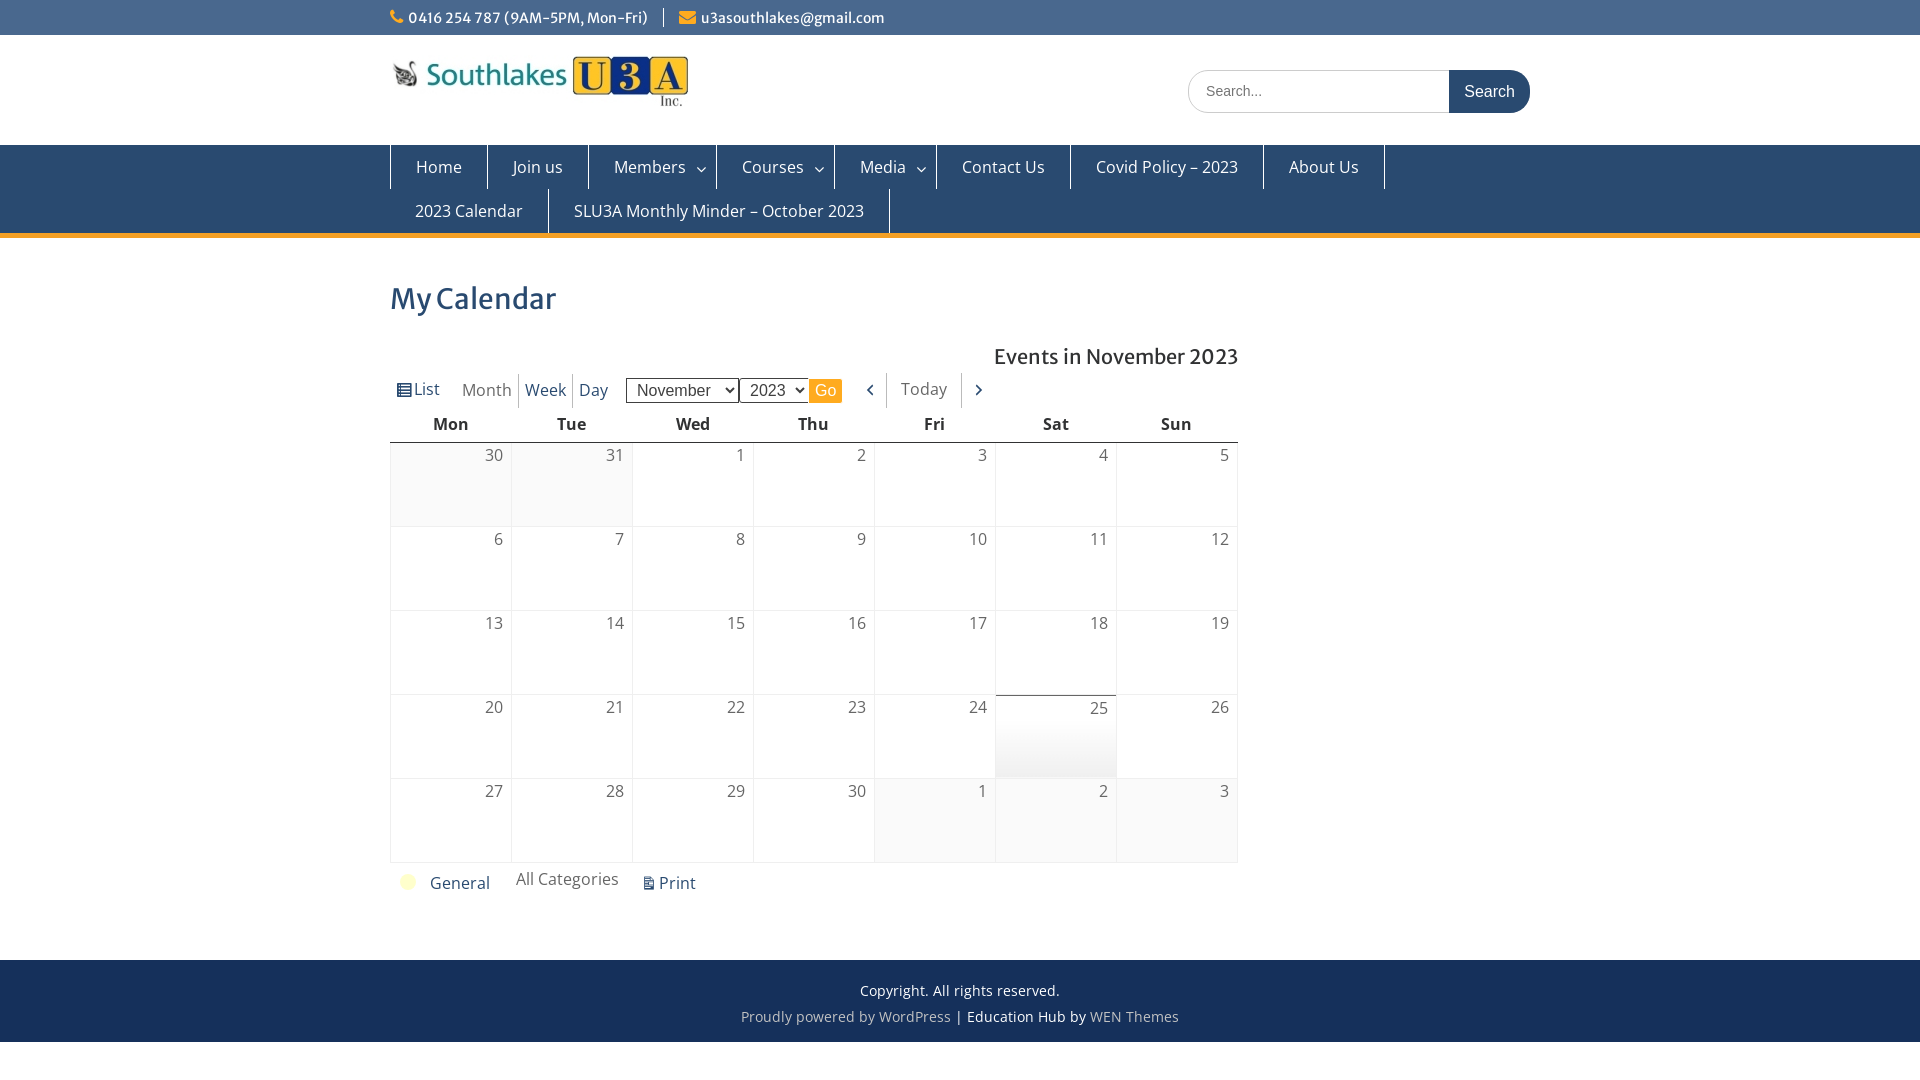 This screenshot has height=1080, width=1920. Describe the element at coordinates (825, 390) in the screenshot. I see `'Go'` at that location.